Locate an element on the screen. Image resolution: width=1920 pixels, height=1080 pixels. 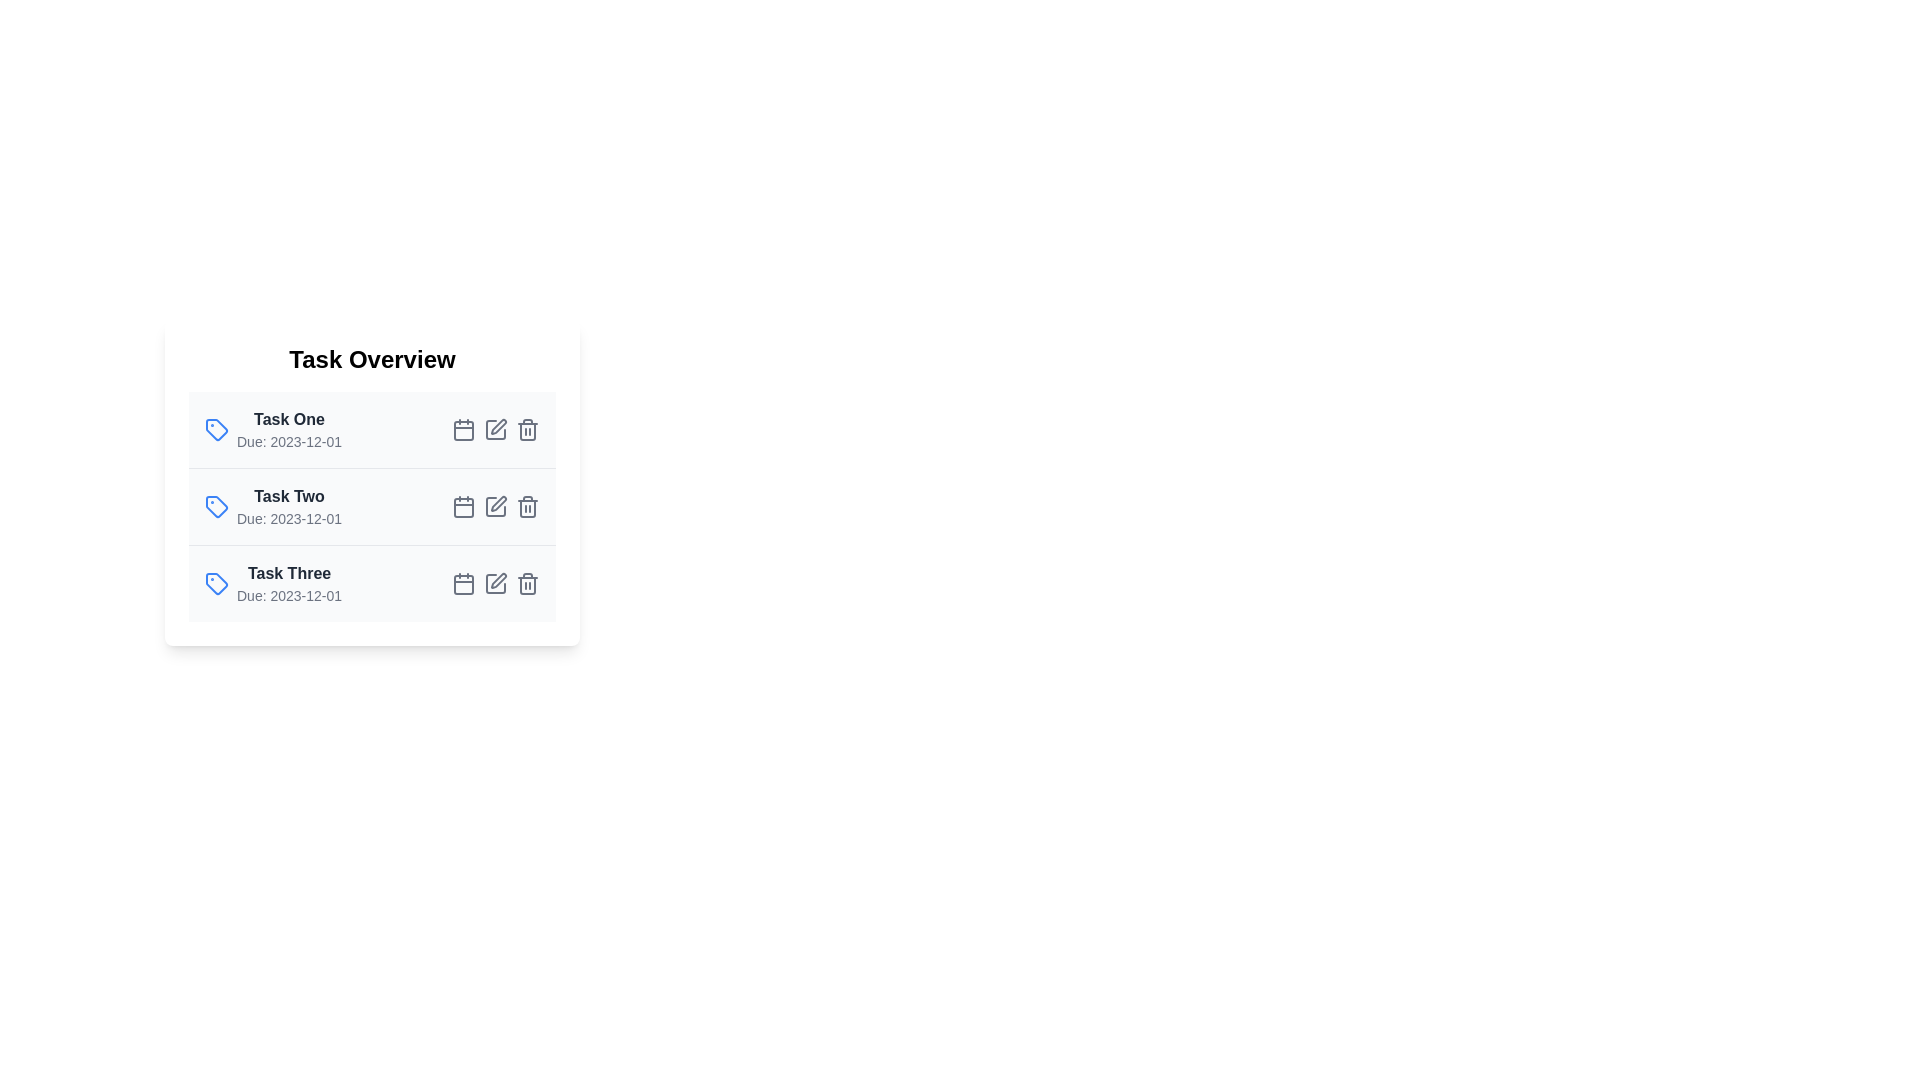
the edit icon, which resembles a pen, located between the calendar and trash bin icons in the action button group for 'Task One Due: 2023-12-01' is located at coordinates (495, 428).